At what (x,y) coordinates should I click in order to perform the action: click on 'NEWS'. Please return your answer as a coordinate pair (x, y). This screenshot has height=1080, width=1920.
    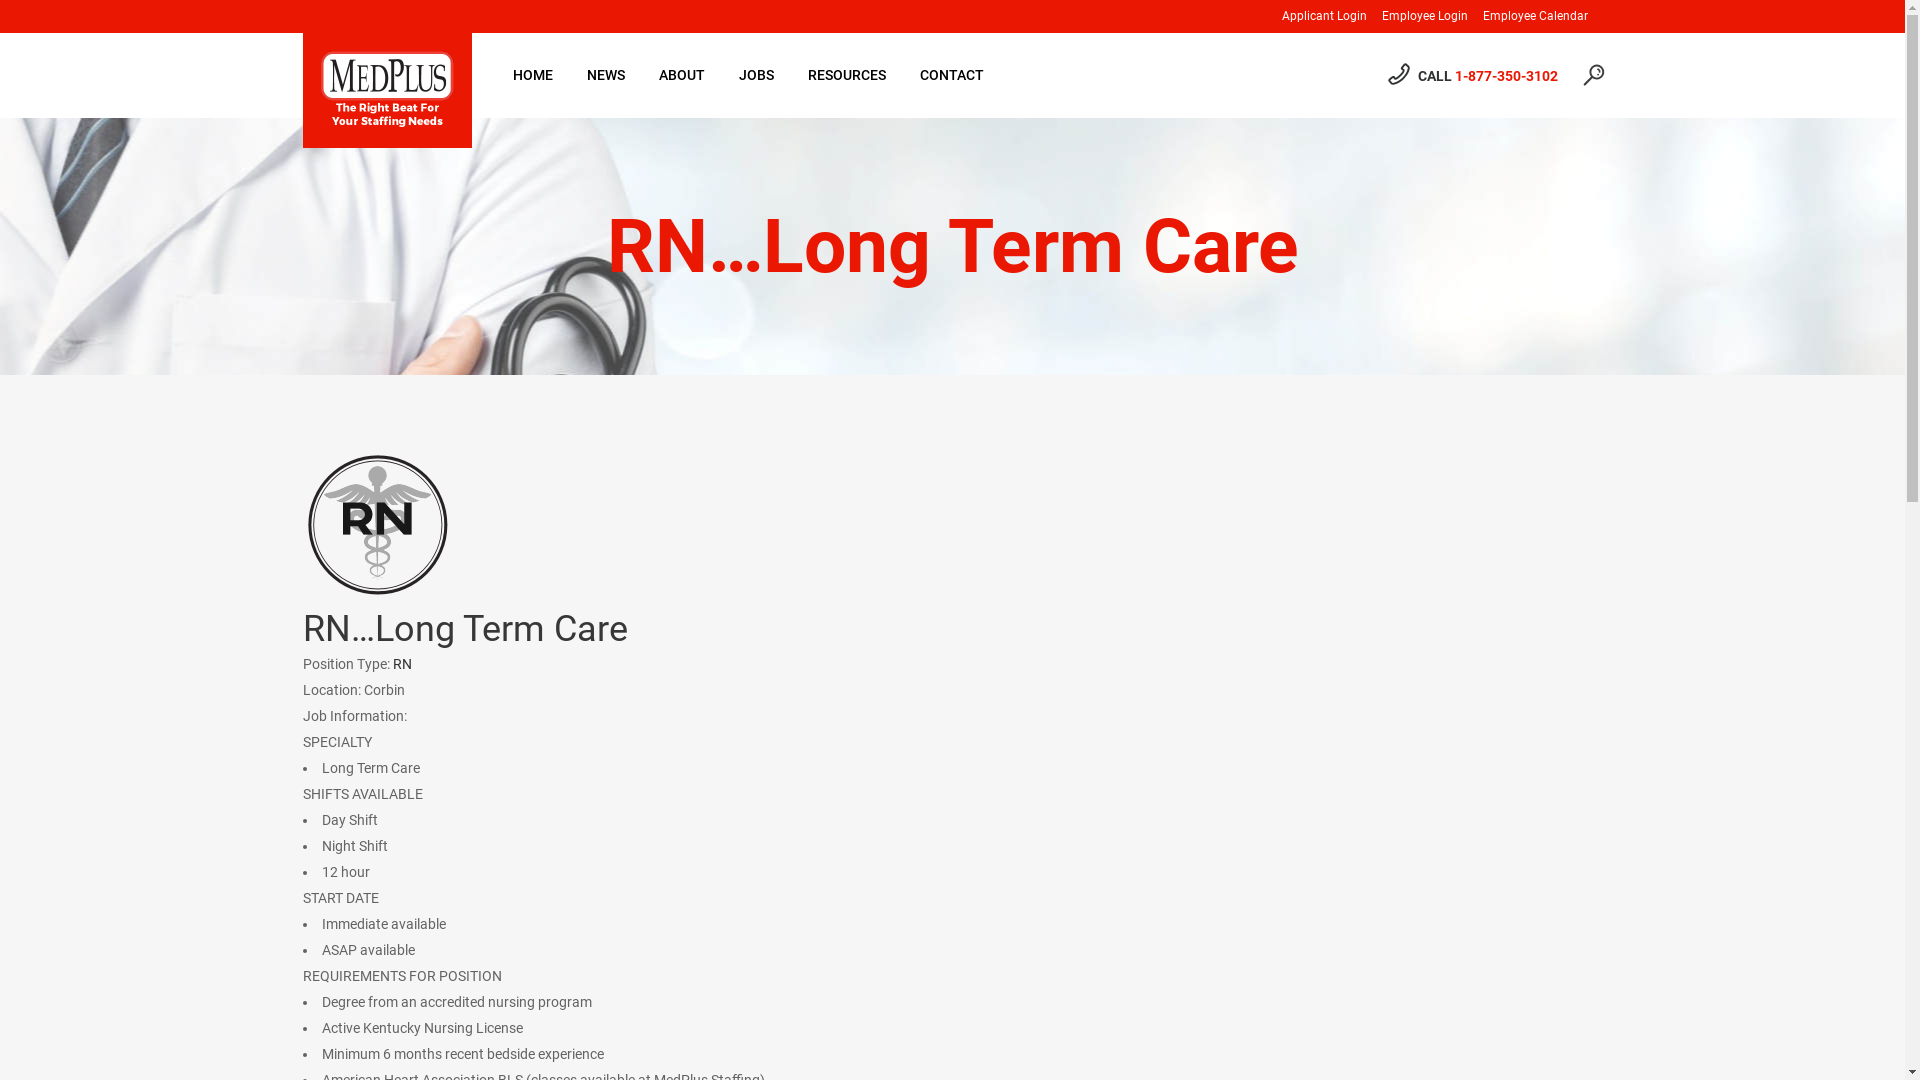
    Looking at the image, I should click on (604, 74).